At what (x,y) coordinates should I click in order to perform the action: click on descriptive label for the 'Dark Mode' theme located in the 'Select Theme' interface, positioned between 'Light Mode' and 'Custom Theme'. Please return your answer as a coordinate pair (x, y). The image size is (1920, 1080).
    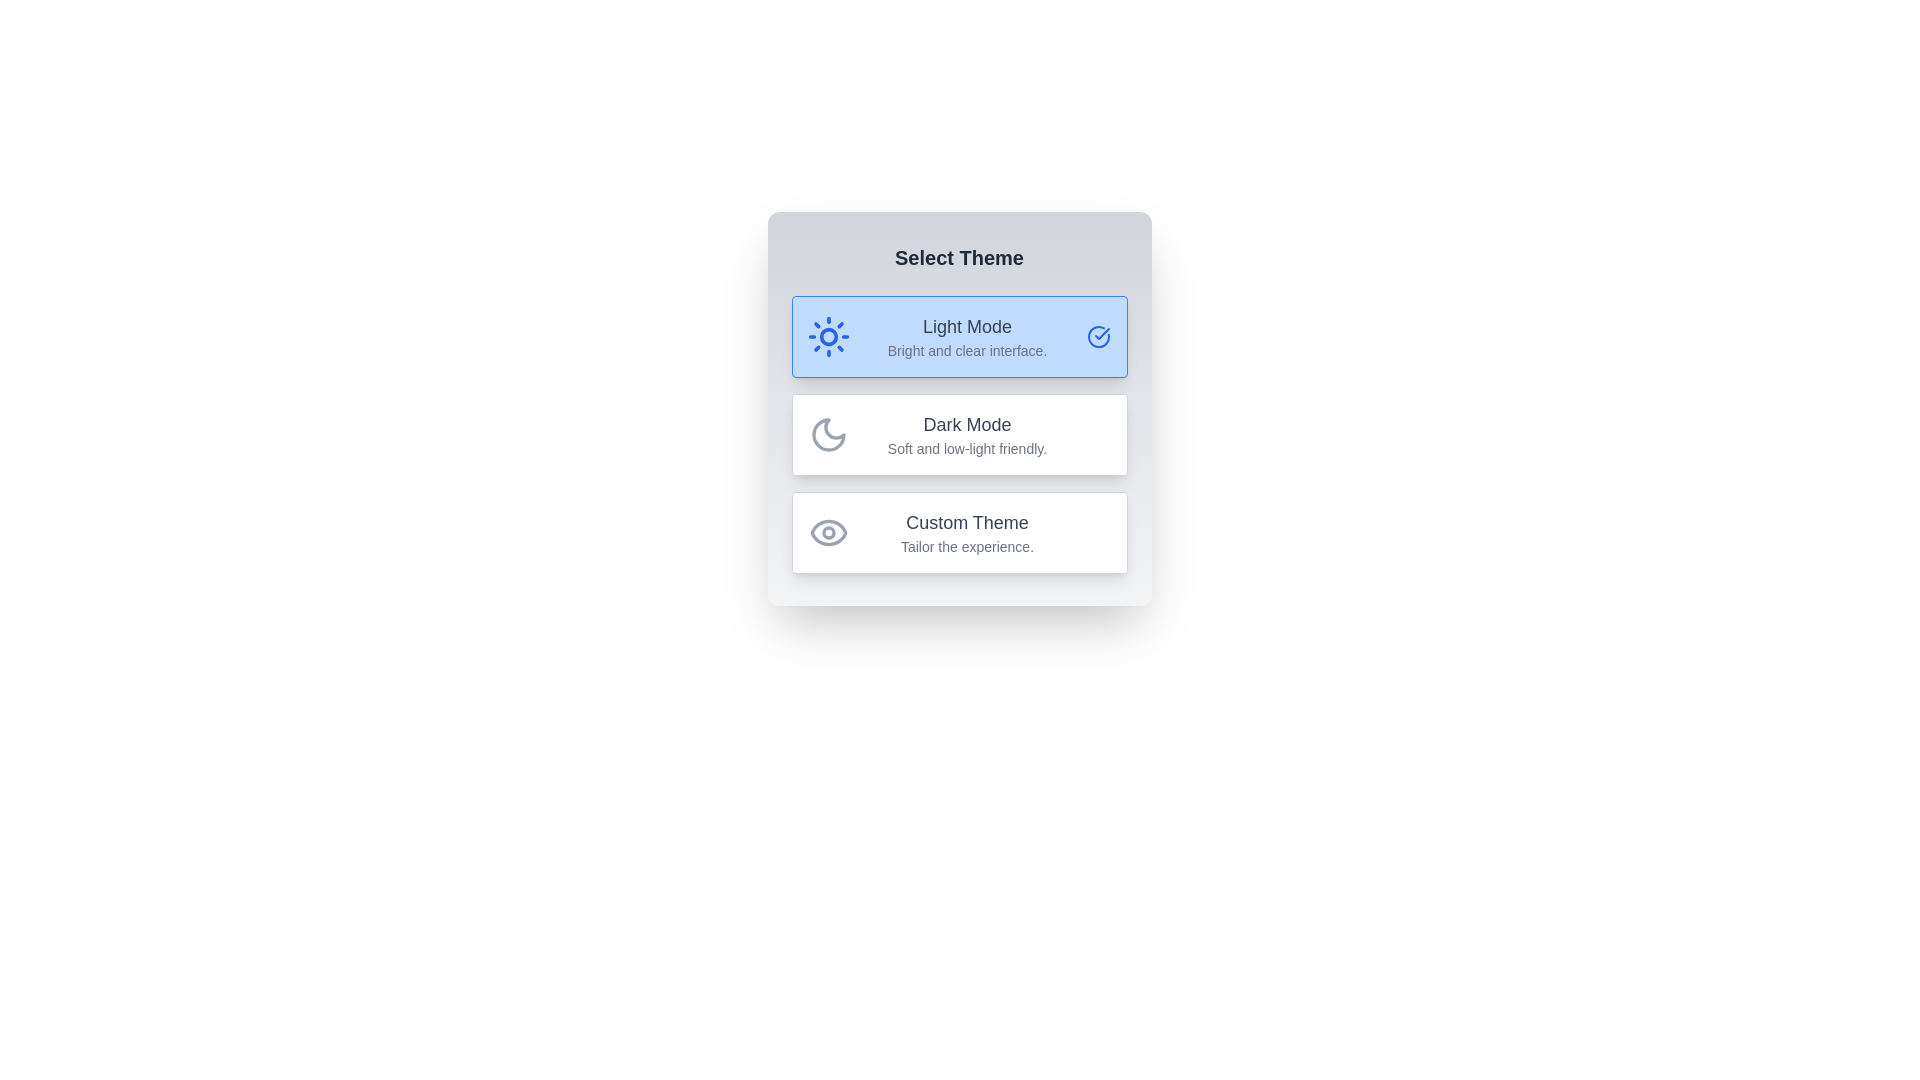
    Looking at the image, I should click on (967, 434).